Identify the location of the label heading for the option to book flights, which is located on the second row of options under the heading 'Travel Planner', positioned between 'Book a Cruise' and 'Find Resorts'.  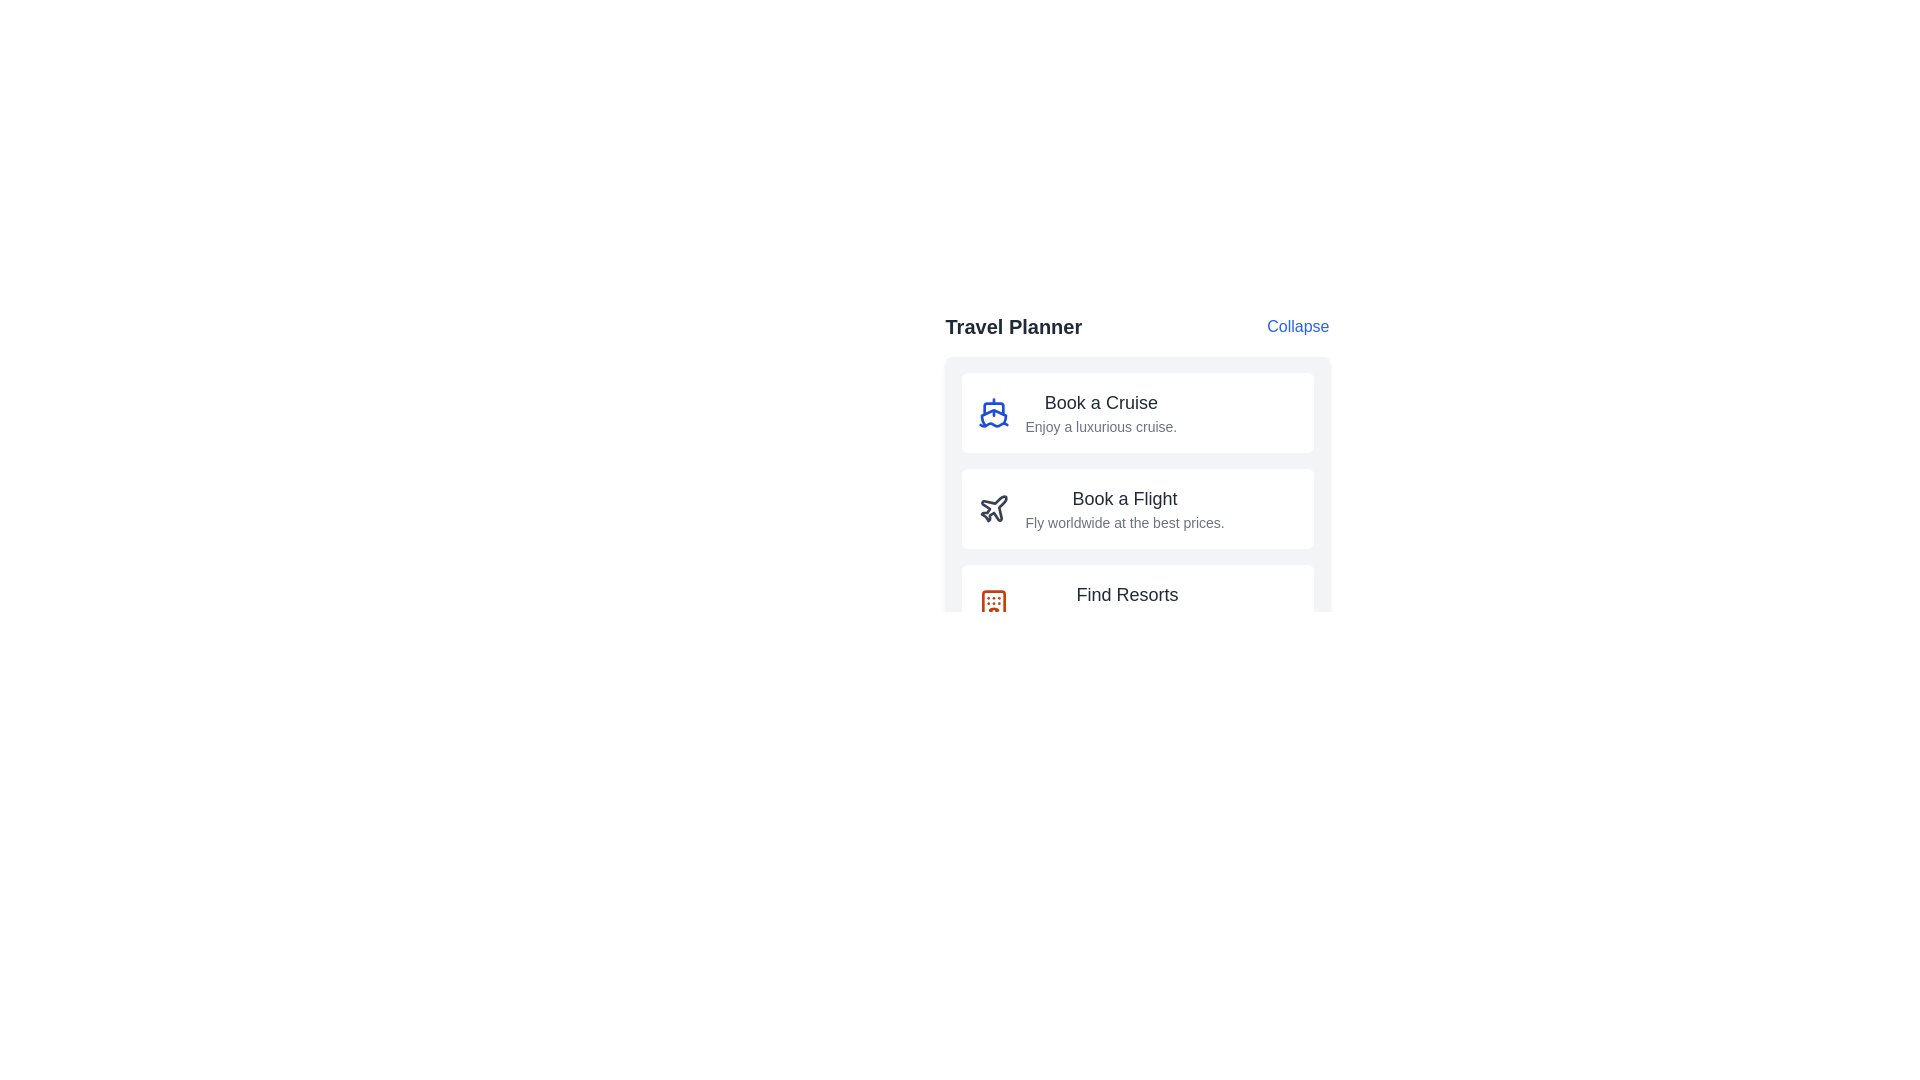
(1125, 497).